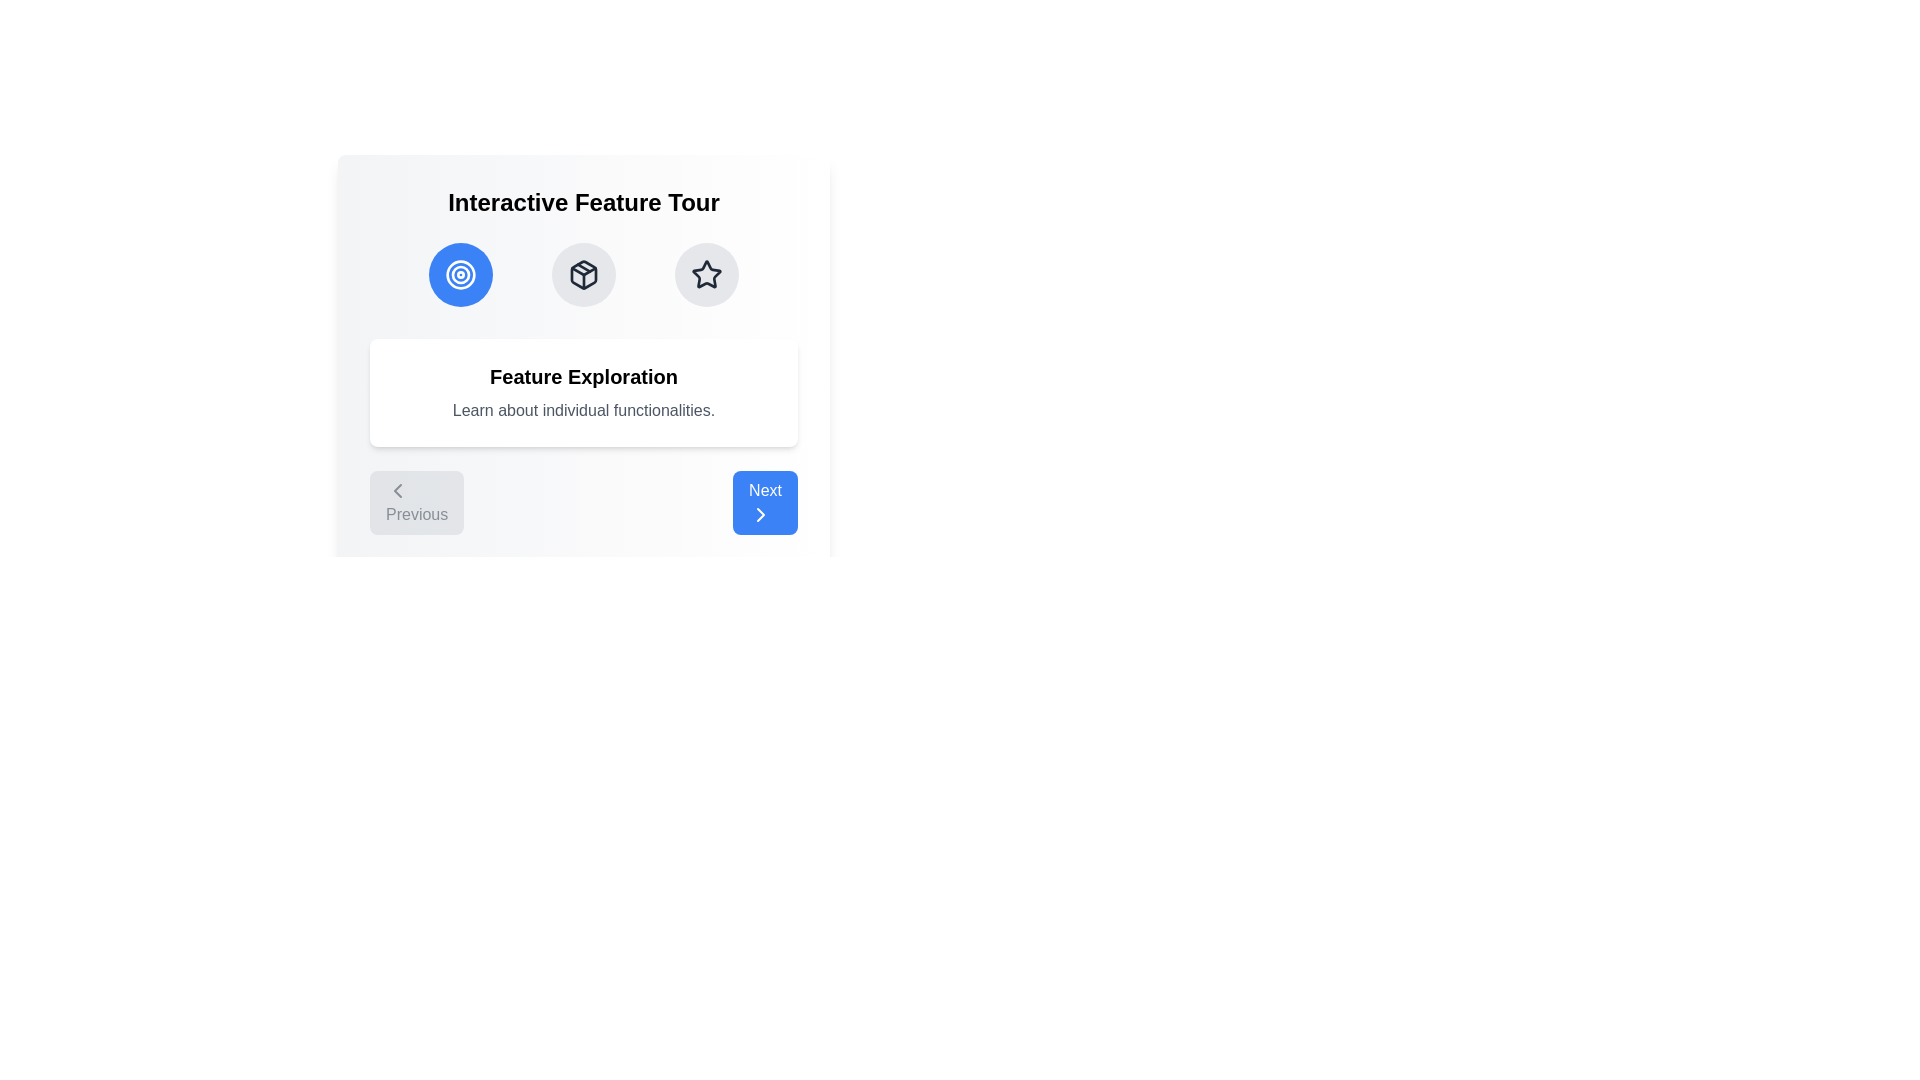 This screenshot has height=1080, width=1920. What do you see at coordinates (583, 274) in the screenshot?
I see `the second icon in a set of three icons, which is represented by a wireframe box or package with a dark gray outline on a light-gray circular background` at bounding box center [583, 274].